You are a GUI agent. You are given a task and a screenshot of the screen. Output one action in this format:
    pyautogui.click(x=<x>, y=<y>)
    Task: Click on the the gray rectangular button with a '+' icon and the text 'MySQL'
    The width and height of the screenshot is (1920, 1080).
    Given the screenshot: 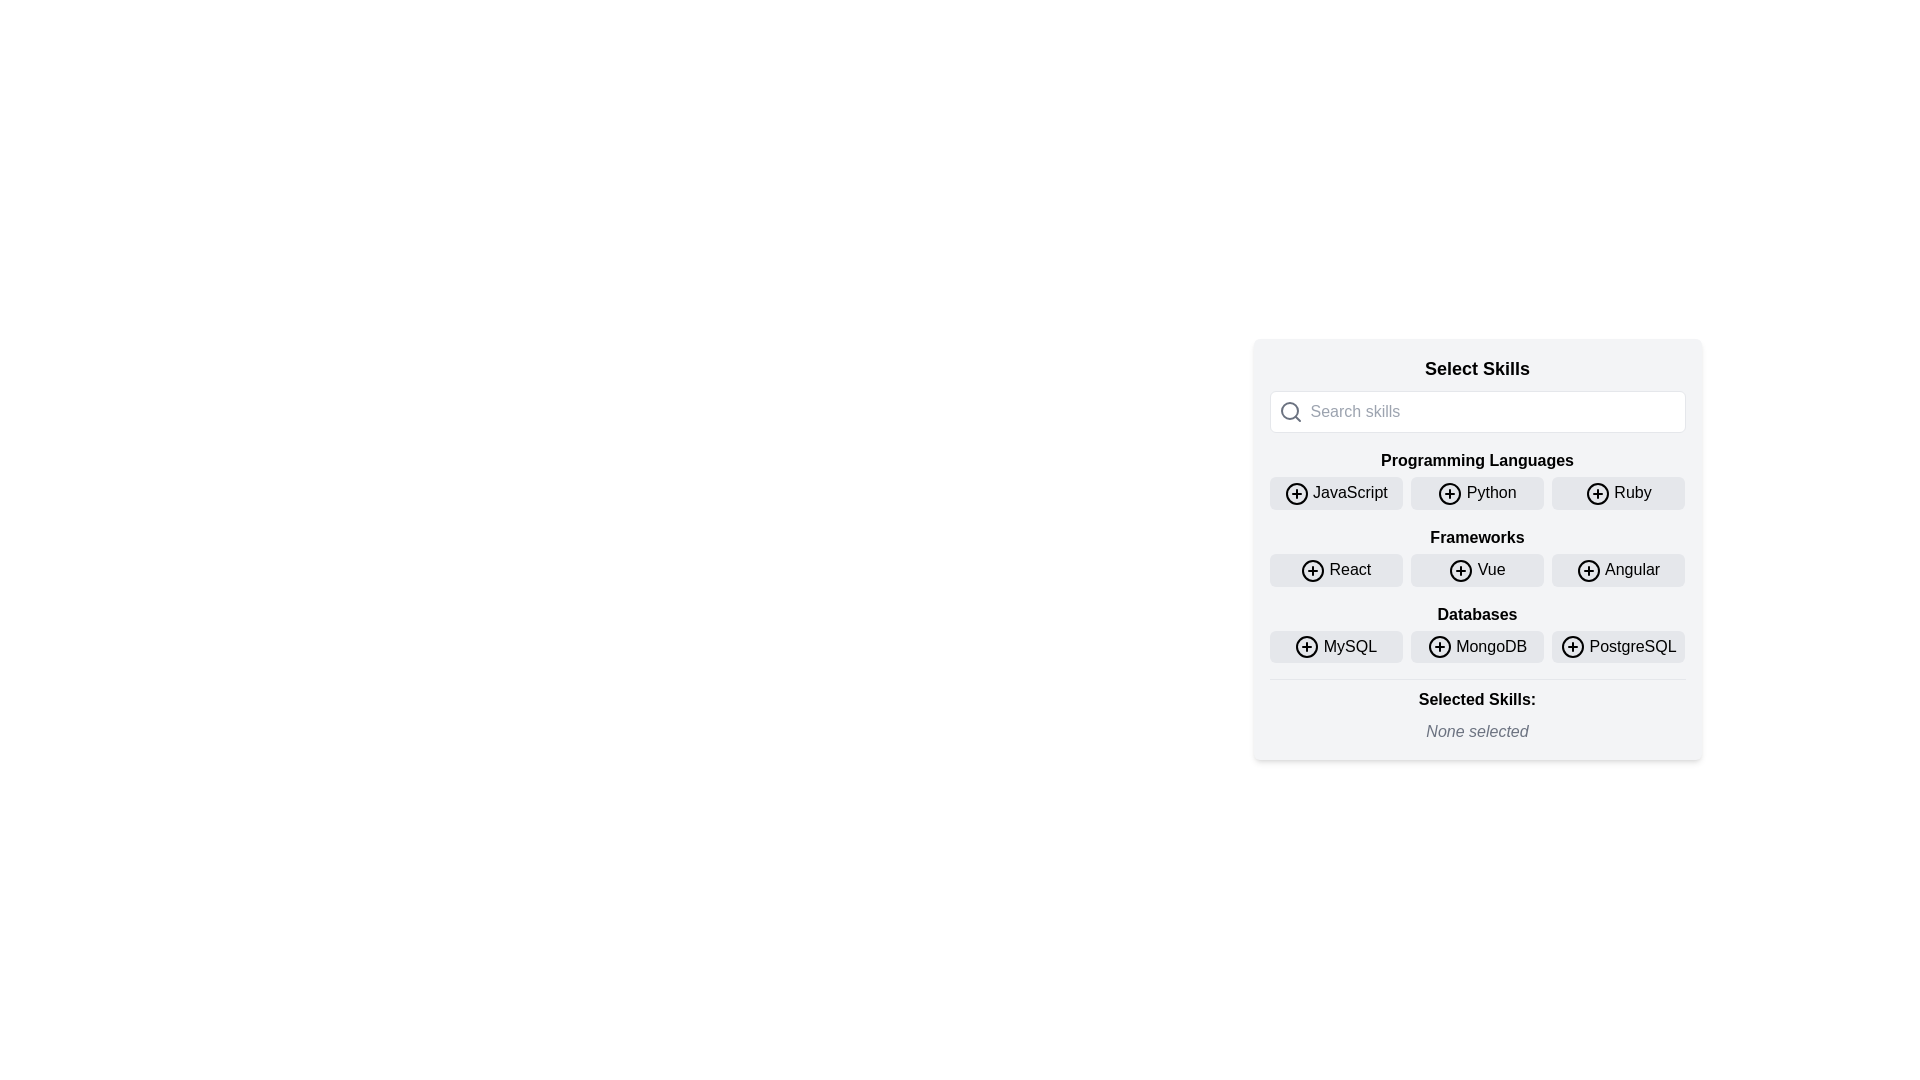 What is the action you would take?
    pyautogui.click(x=1336, y=646)
    